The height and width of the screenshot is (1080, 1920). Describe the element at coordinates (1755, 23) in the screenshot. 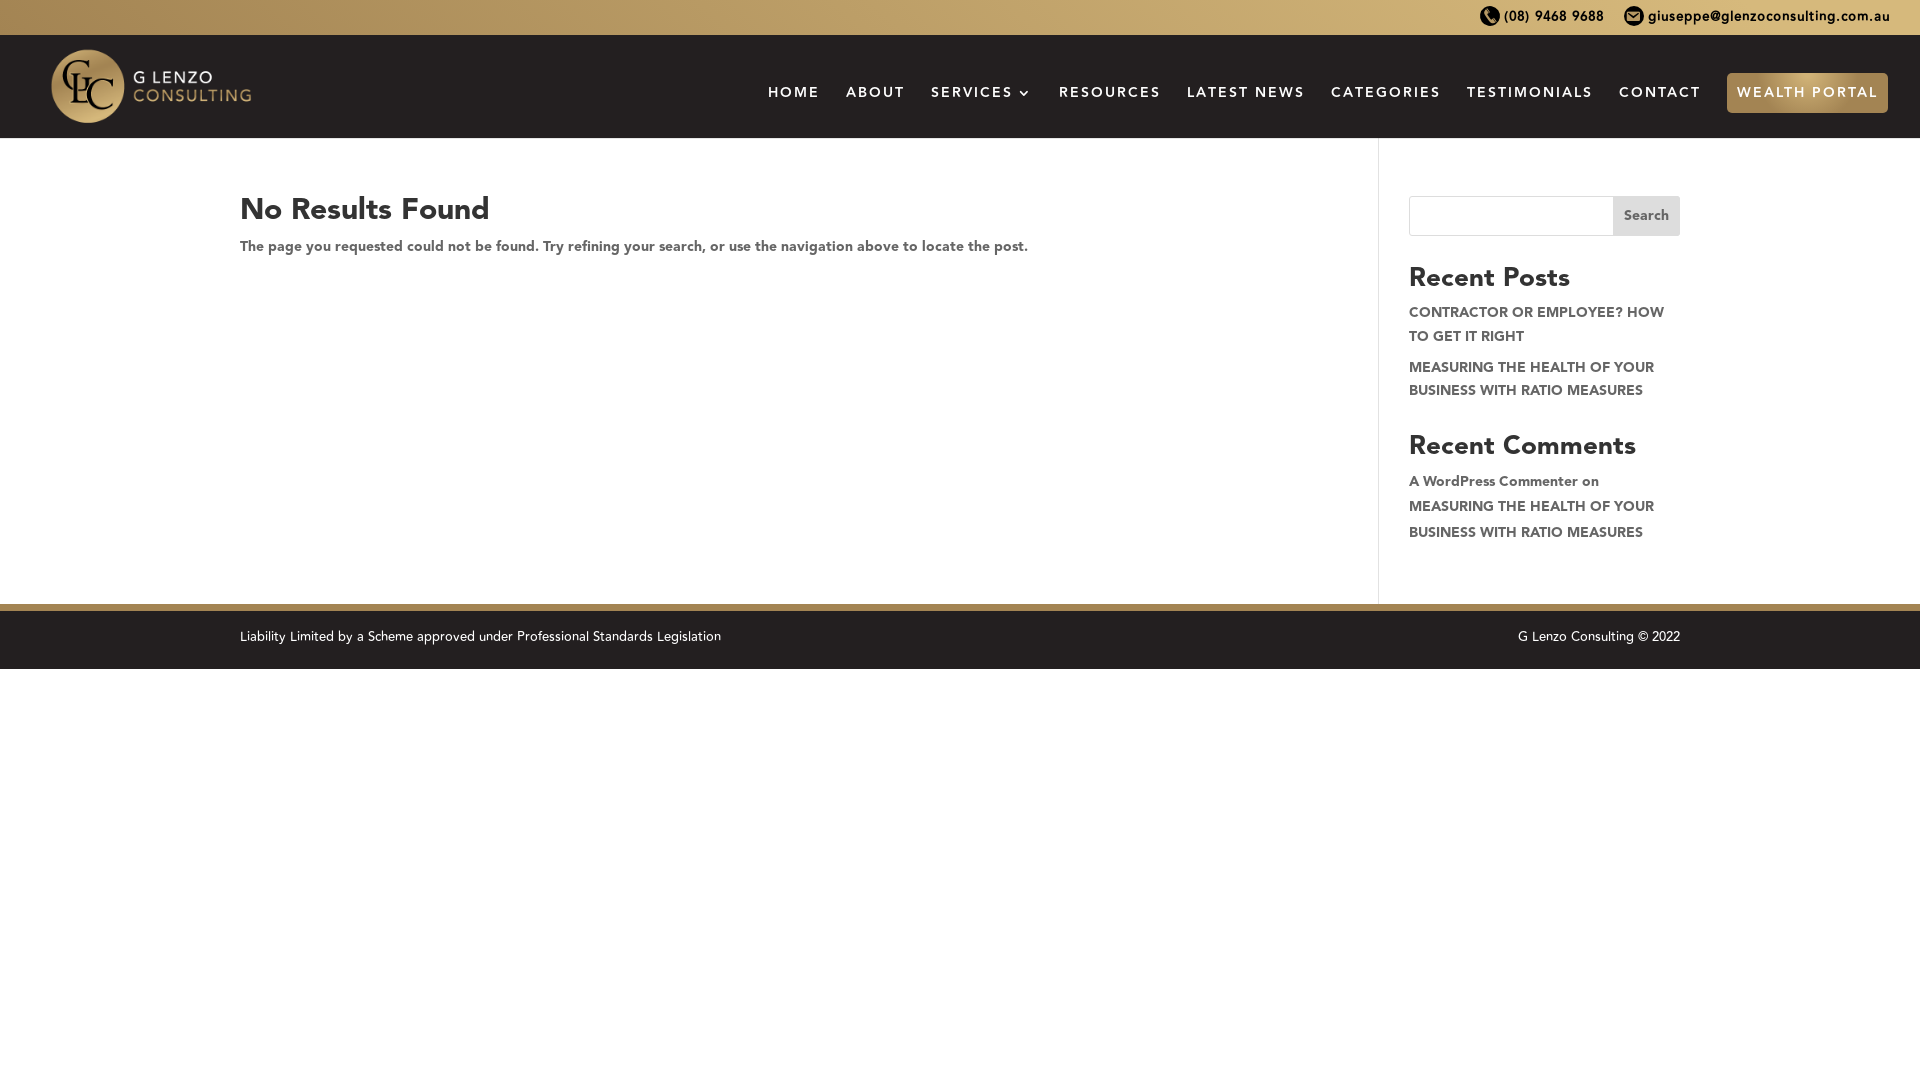

I see `'giuseppe@glenzoconsulting.com.au'` at that location.